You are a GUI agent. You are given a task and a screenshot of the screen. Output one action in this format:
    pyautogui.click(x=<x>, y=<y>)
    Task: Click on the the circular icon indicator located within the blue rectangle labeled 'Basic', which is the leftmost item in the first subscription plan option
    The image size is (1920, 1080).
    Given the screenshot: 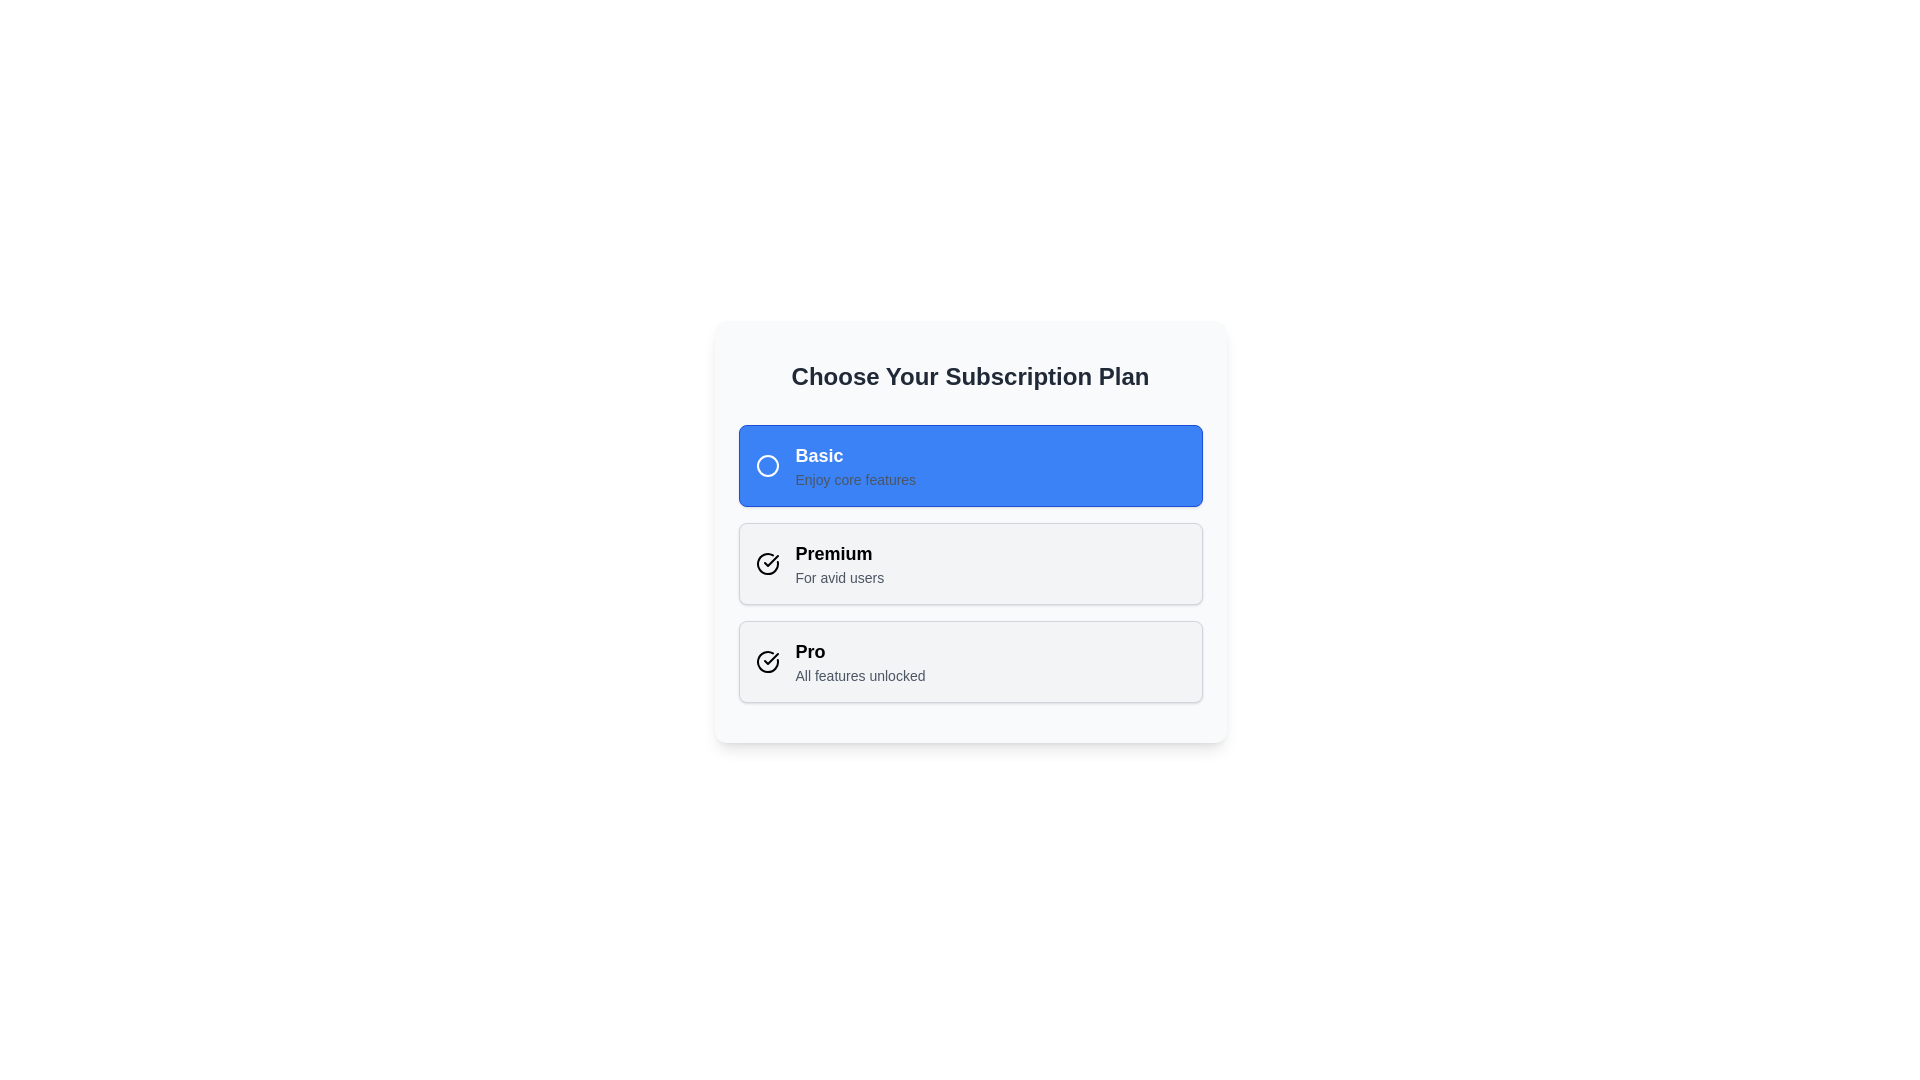 What is the action you would take?
    pyautogui.click(x=766, y=466)
    